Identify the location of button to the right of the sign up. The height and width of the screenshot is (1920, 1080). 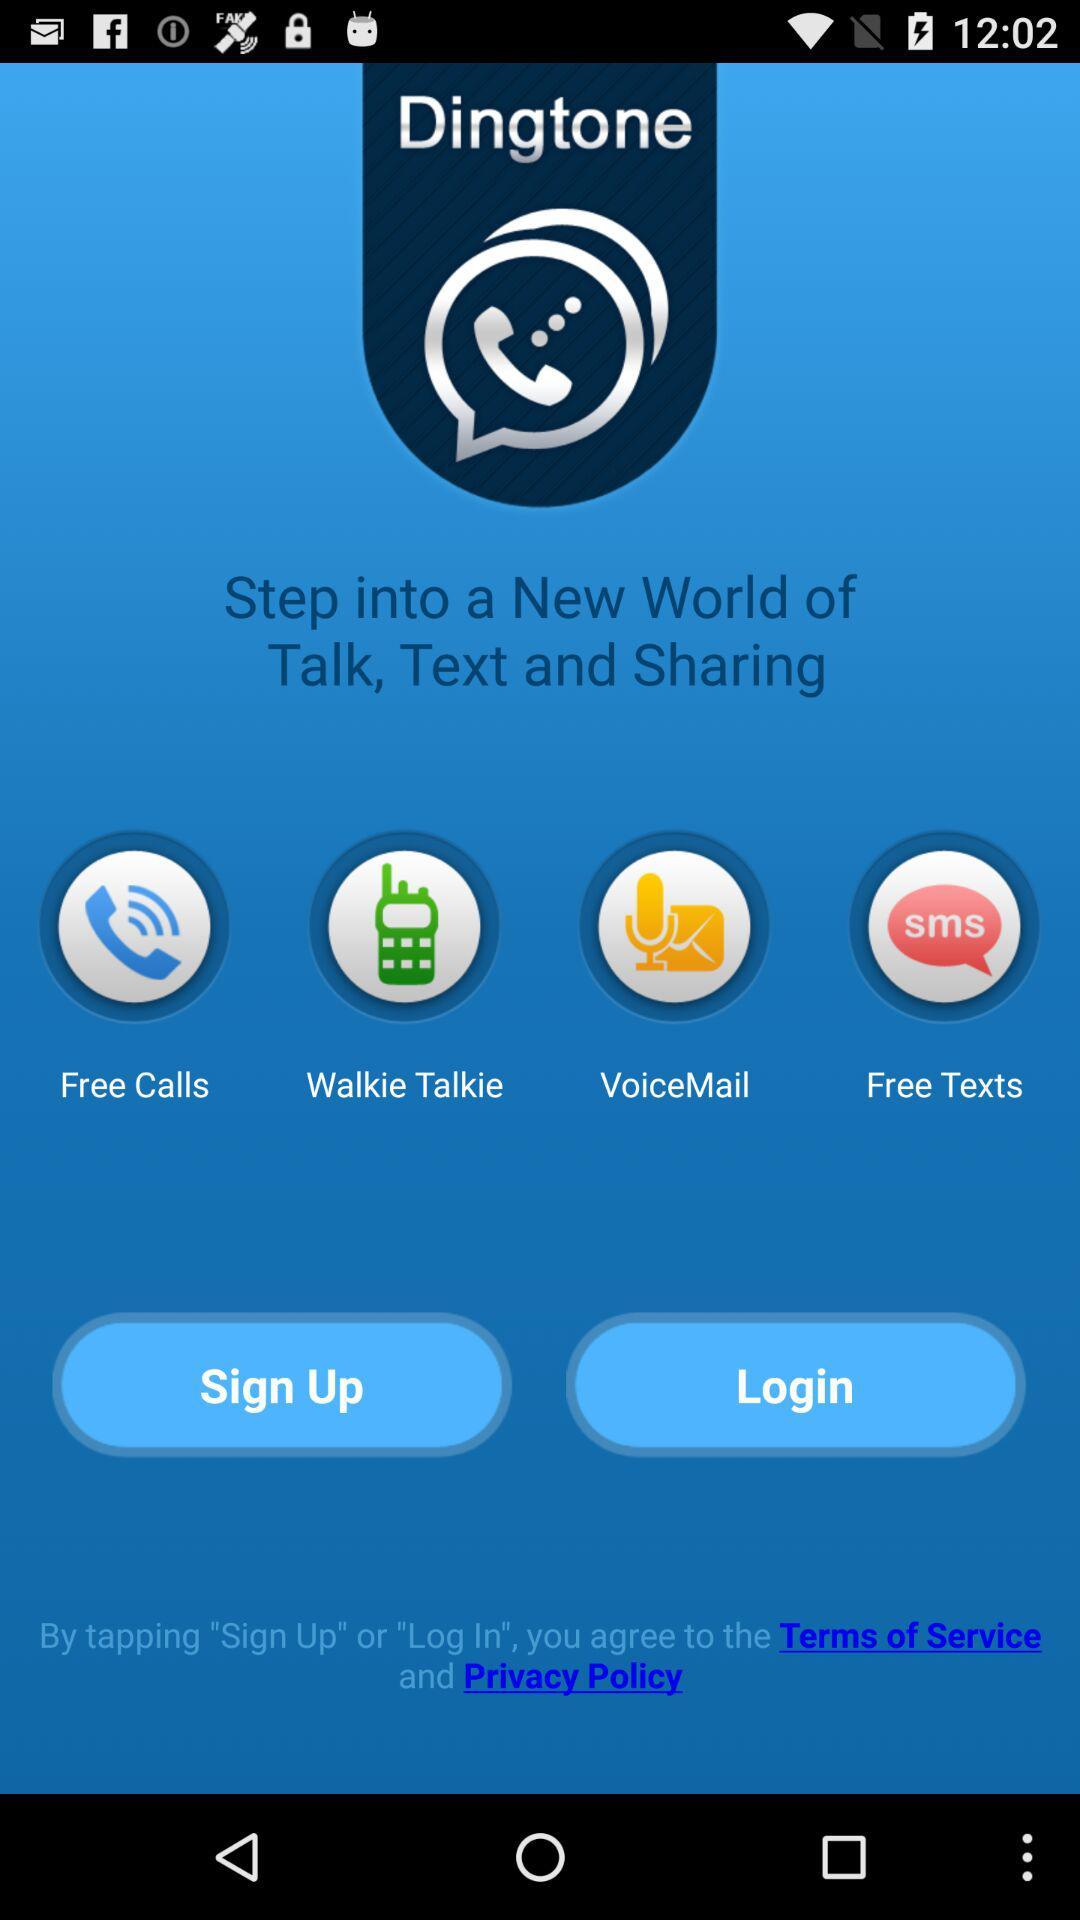
(795, 1385).